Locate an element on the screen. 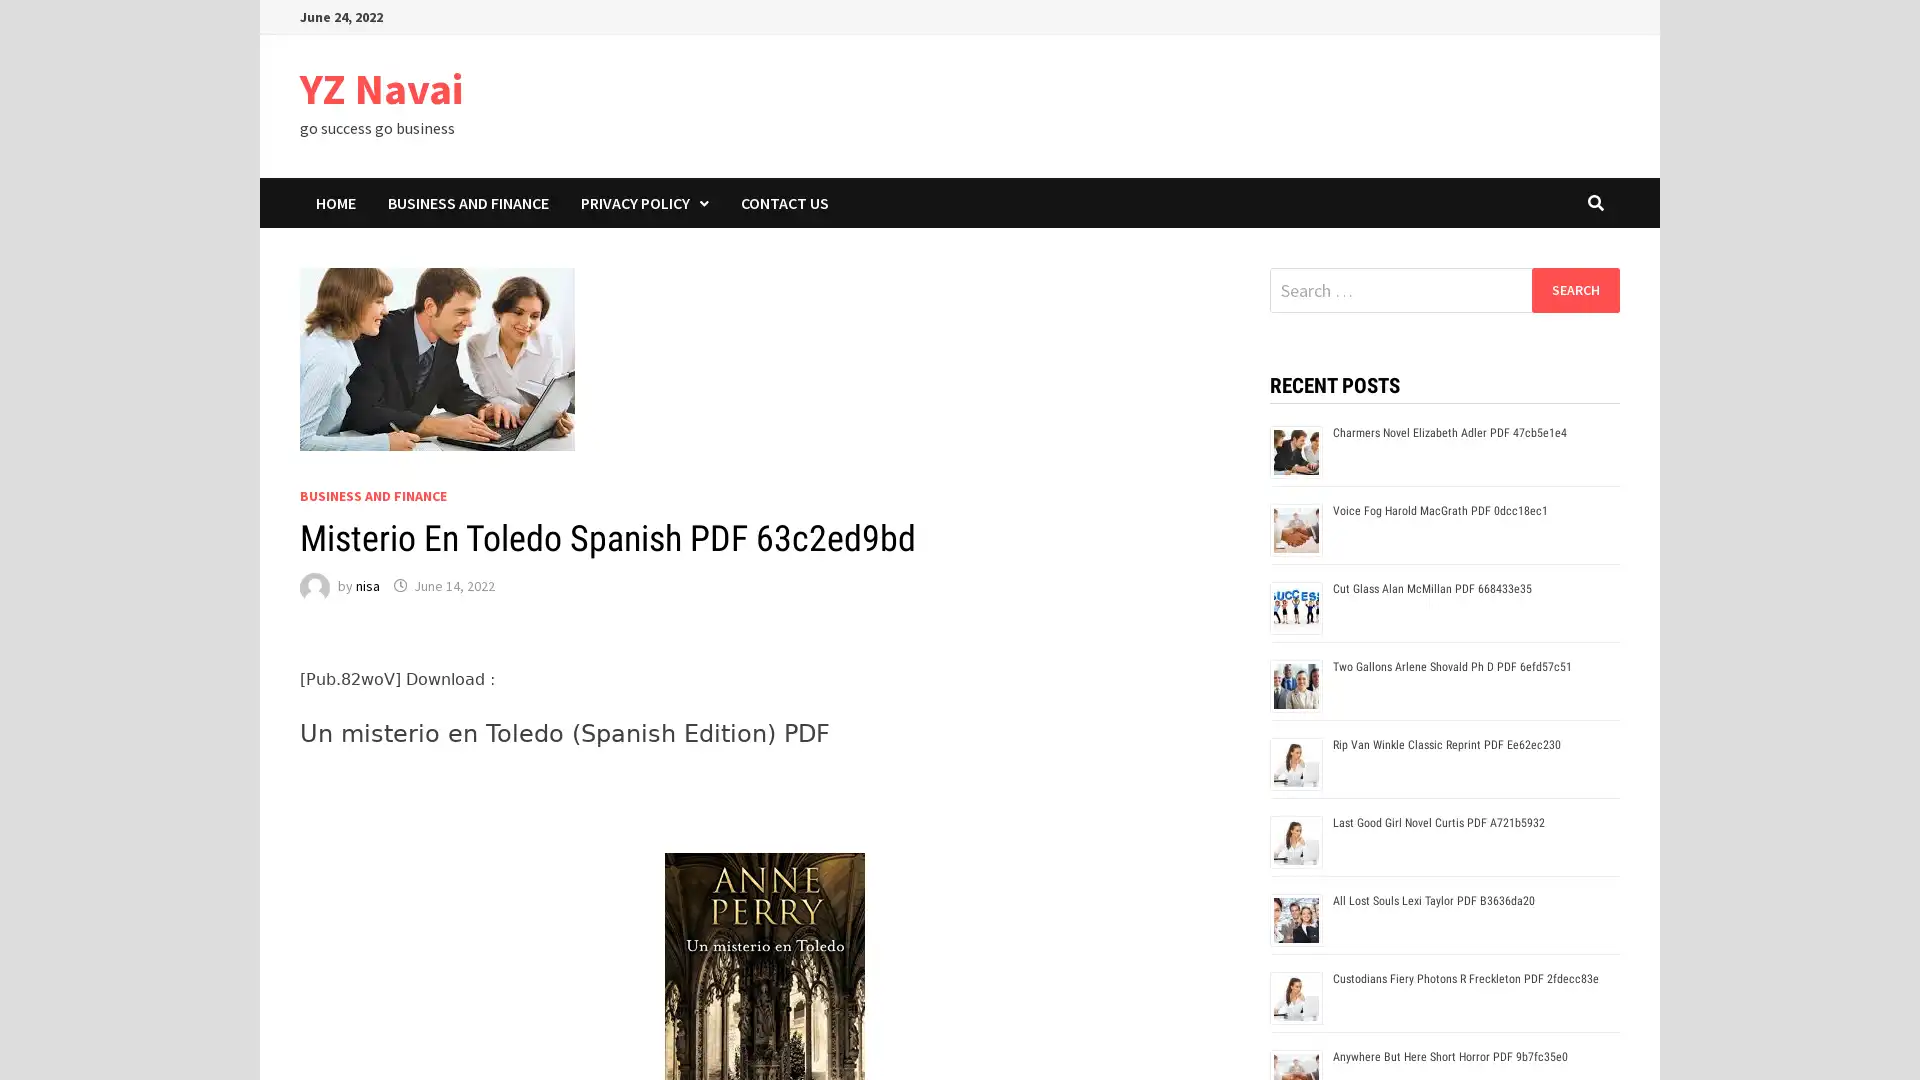 The height and width of the screenshot is (1080, 1920). Search is located at coordinates (1574, 289).